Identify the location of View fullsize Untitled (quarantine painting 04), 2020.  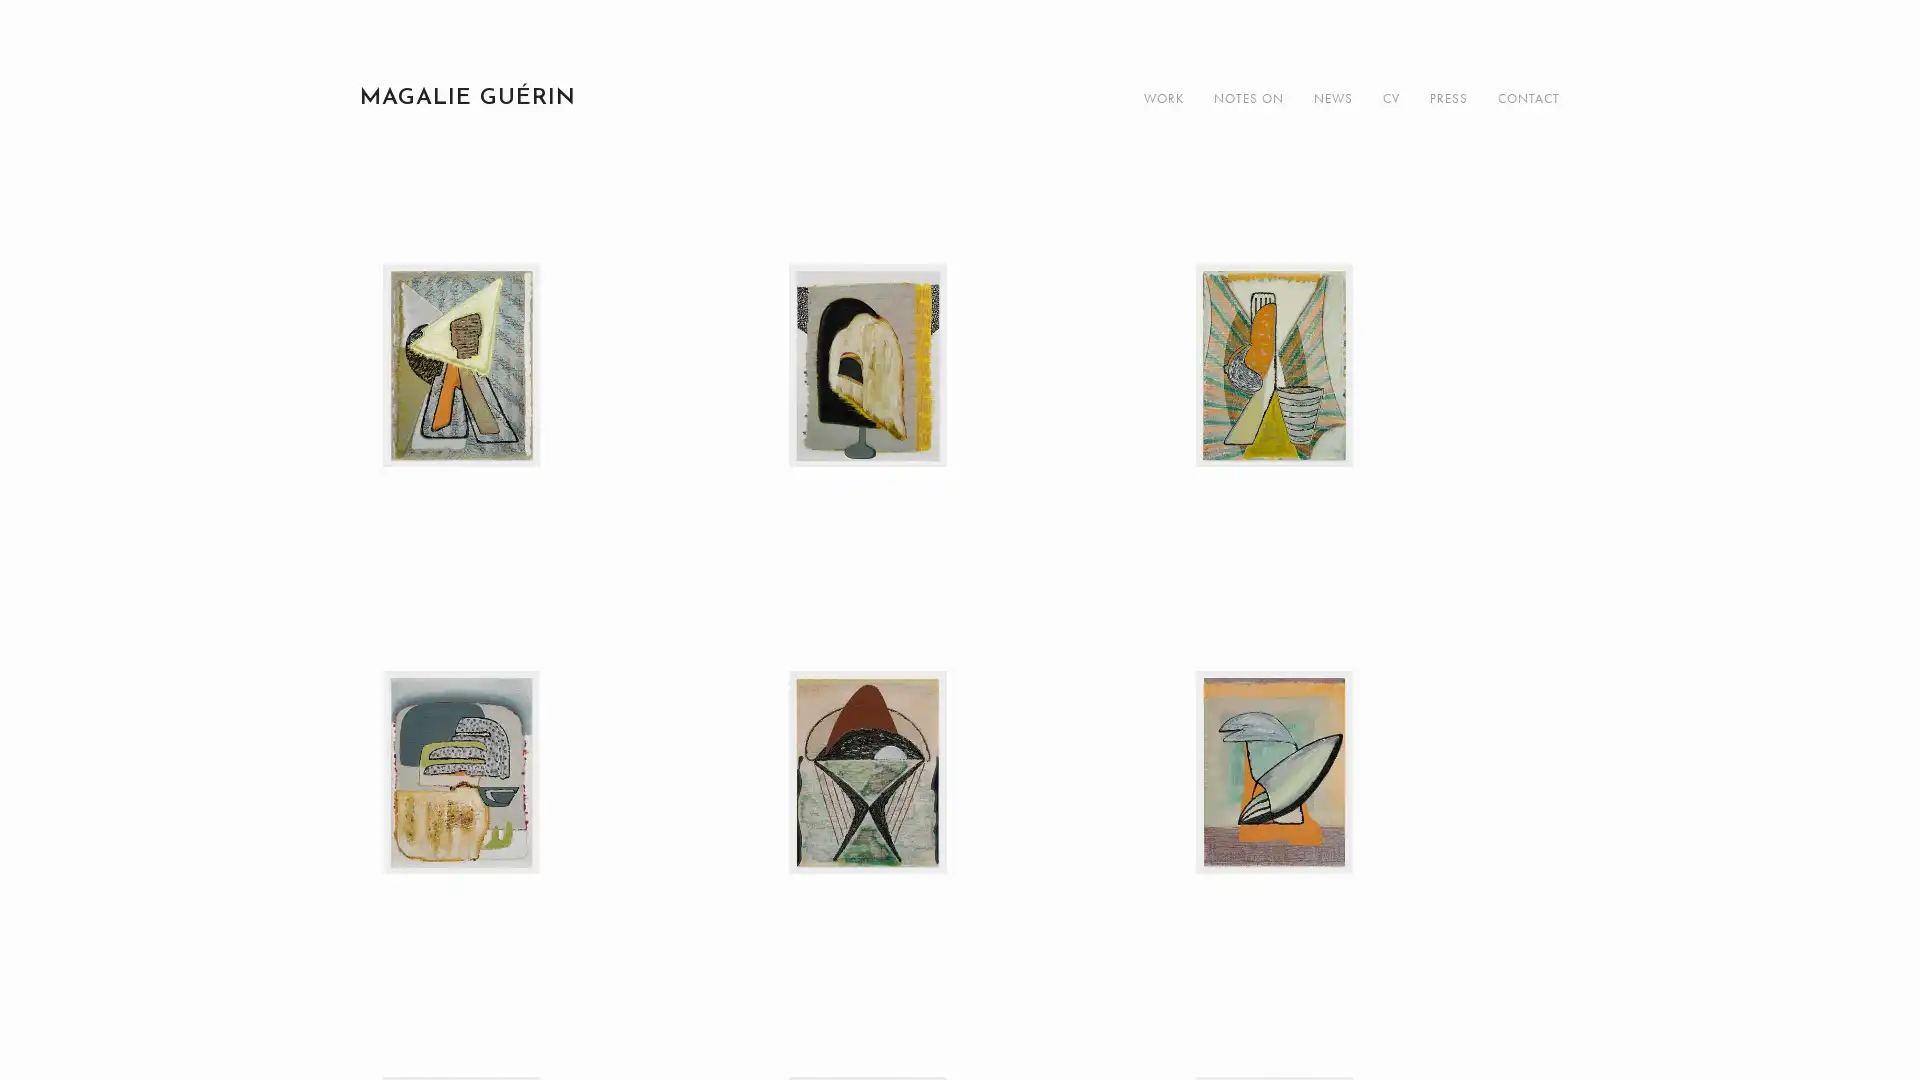
(552, 862).